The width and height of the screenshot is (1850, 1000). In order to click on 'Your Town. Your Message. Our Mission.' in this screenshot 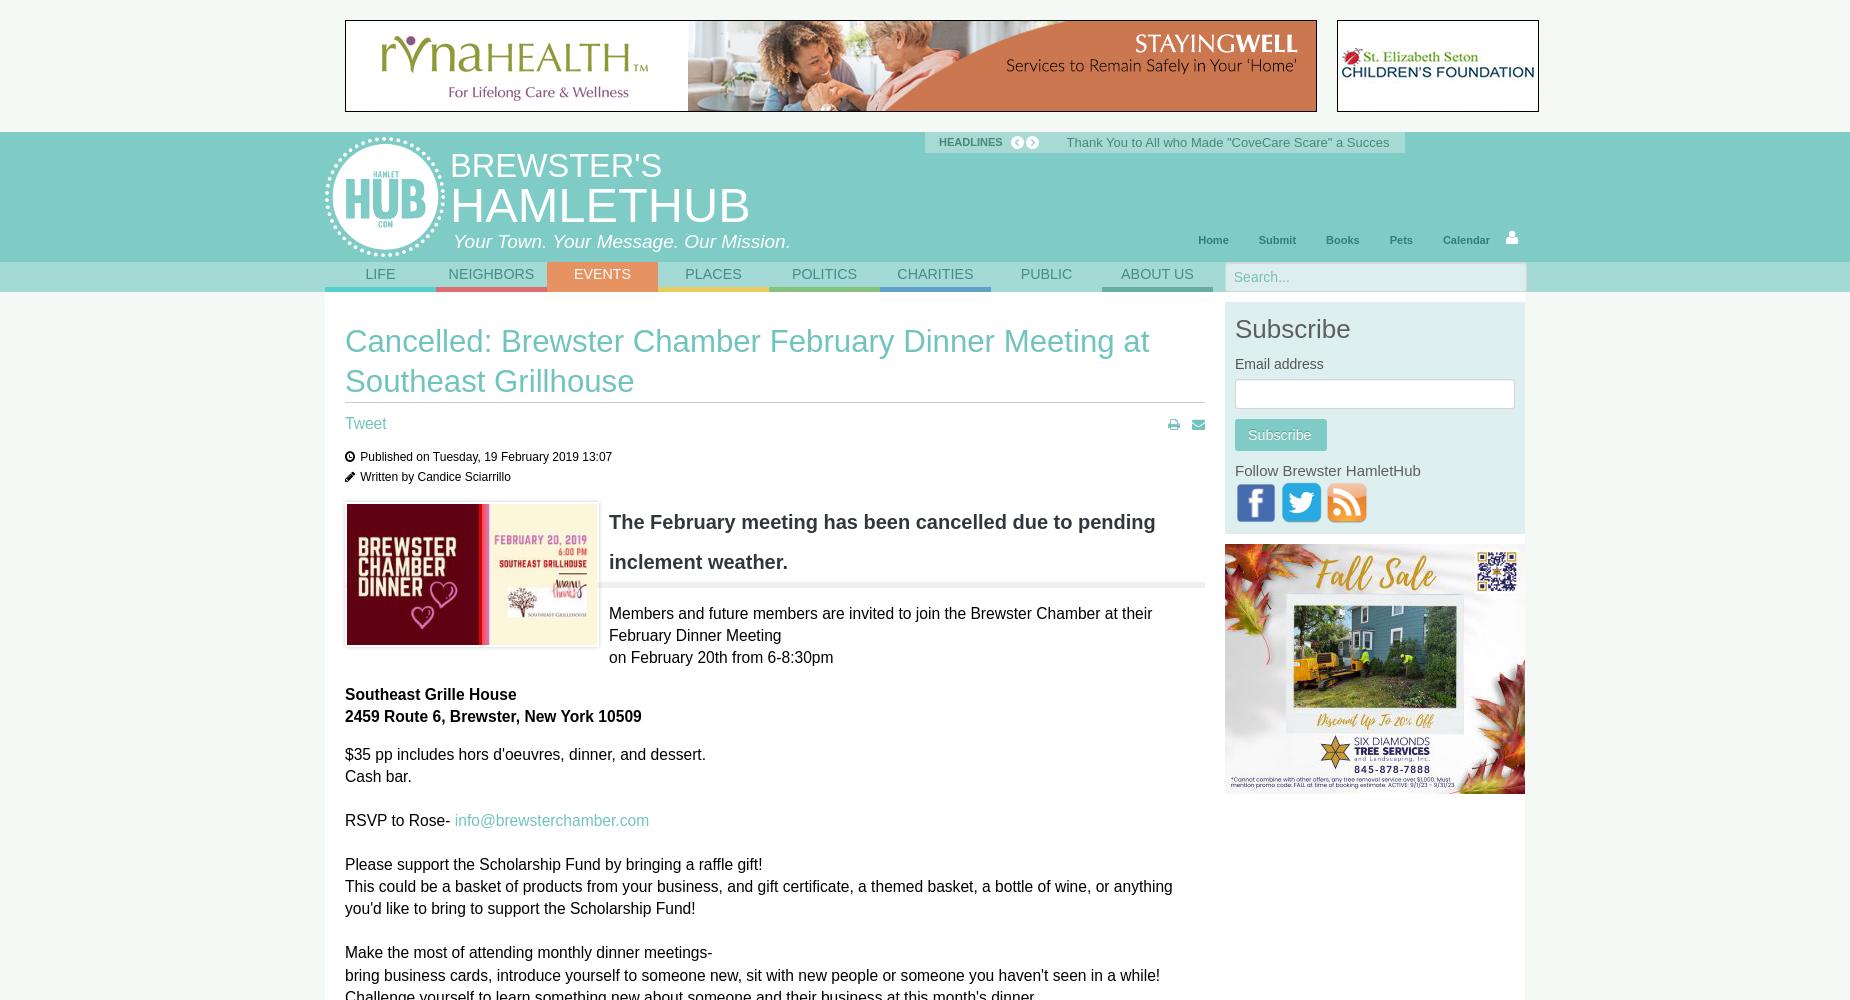, I will do `click(621, 240)`.